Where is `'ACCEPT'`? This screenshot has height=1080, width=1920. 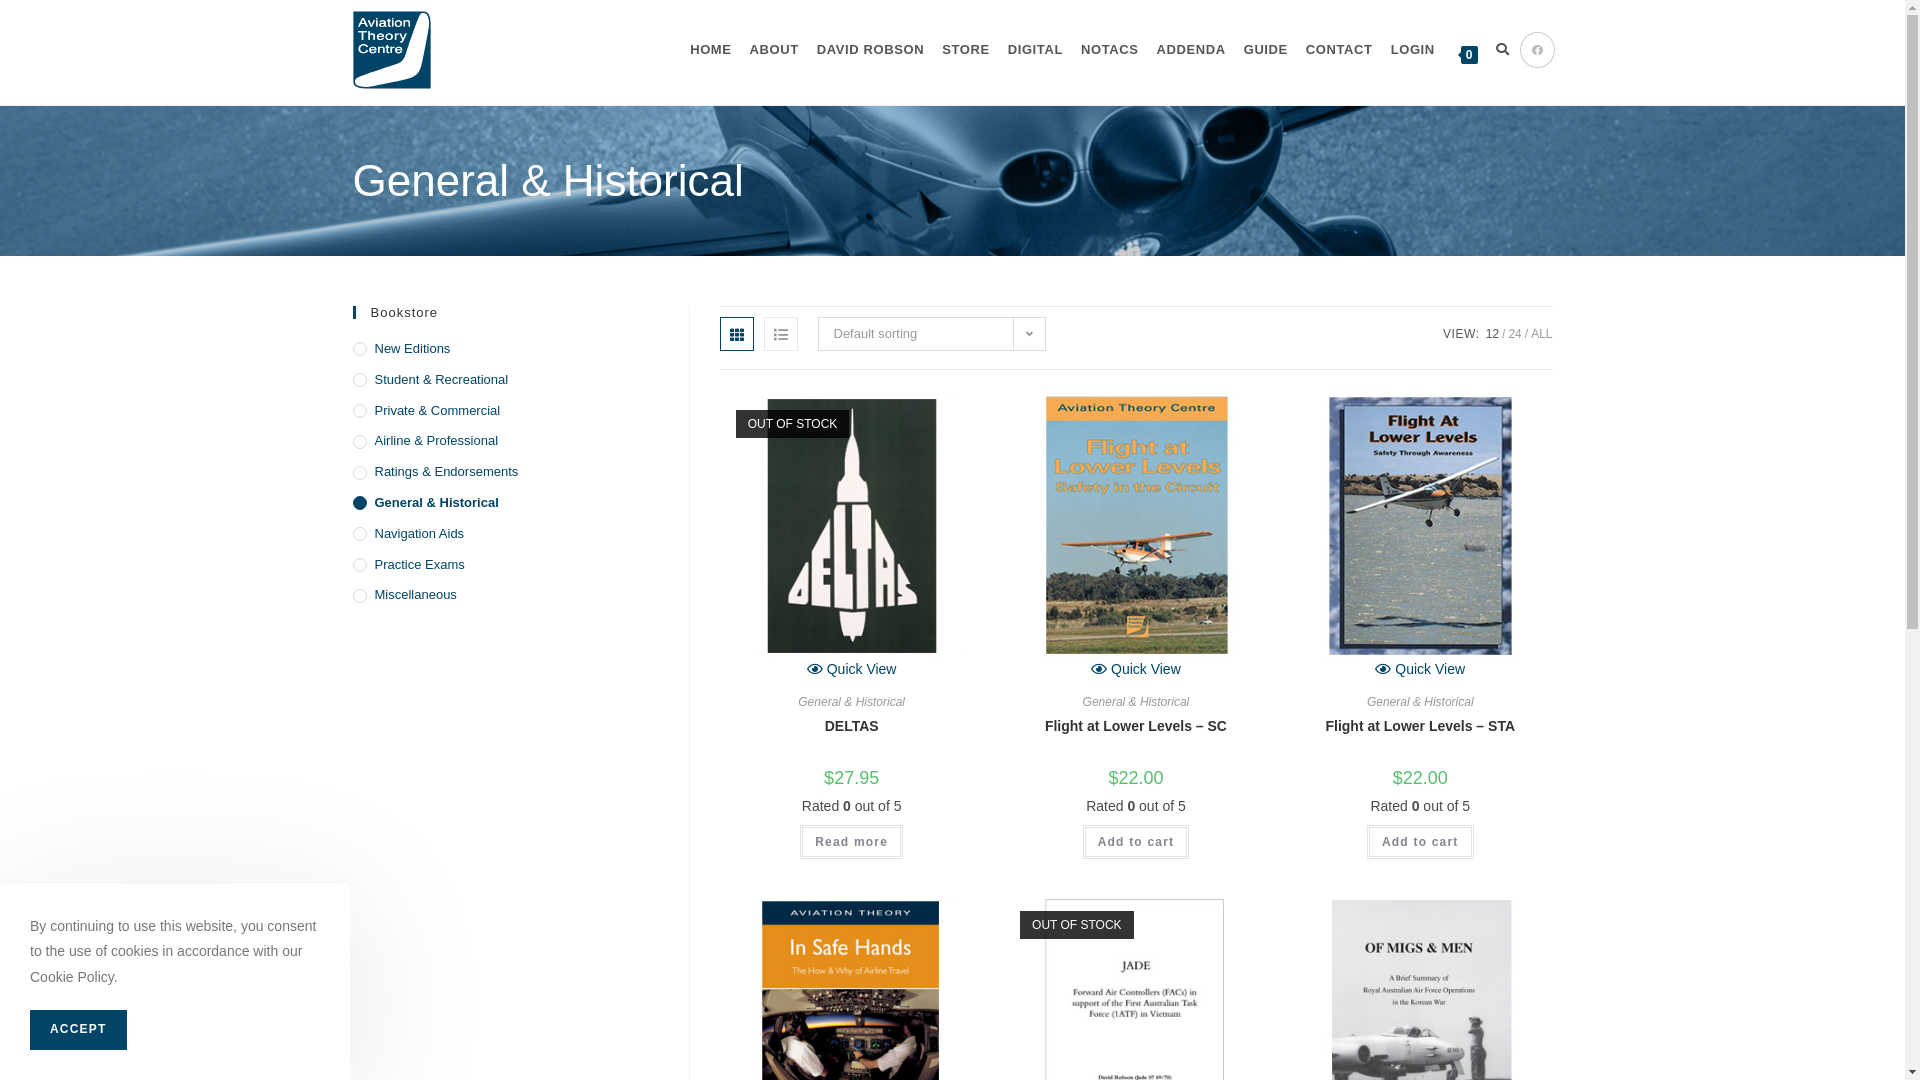
'ACCEPT' is located at coordinates (78, 1029).